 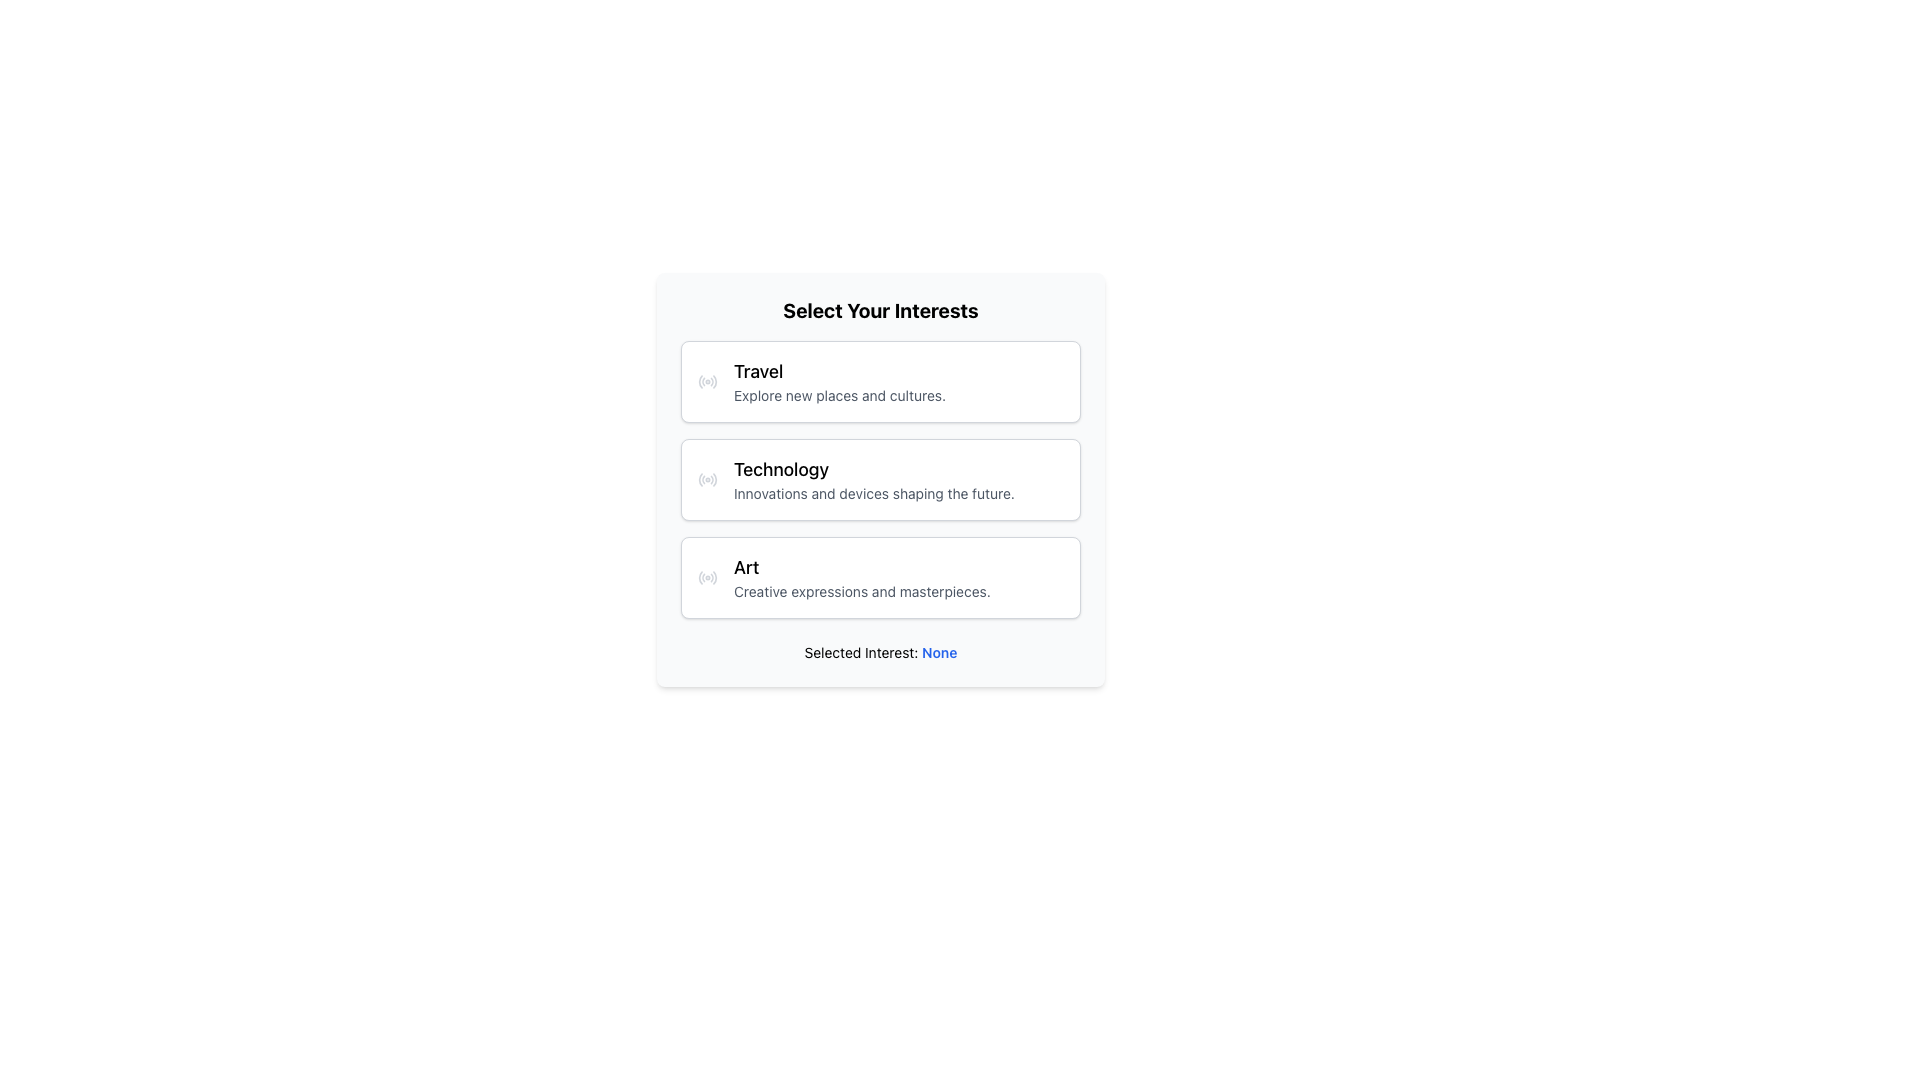 I want to click on the text label displaying 'Explore new places and cultures', which is styled in gray and positioned directly below the 'Travel' text, so click(x=840, y=396).